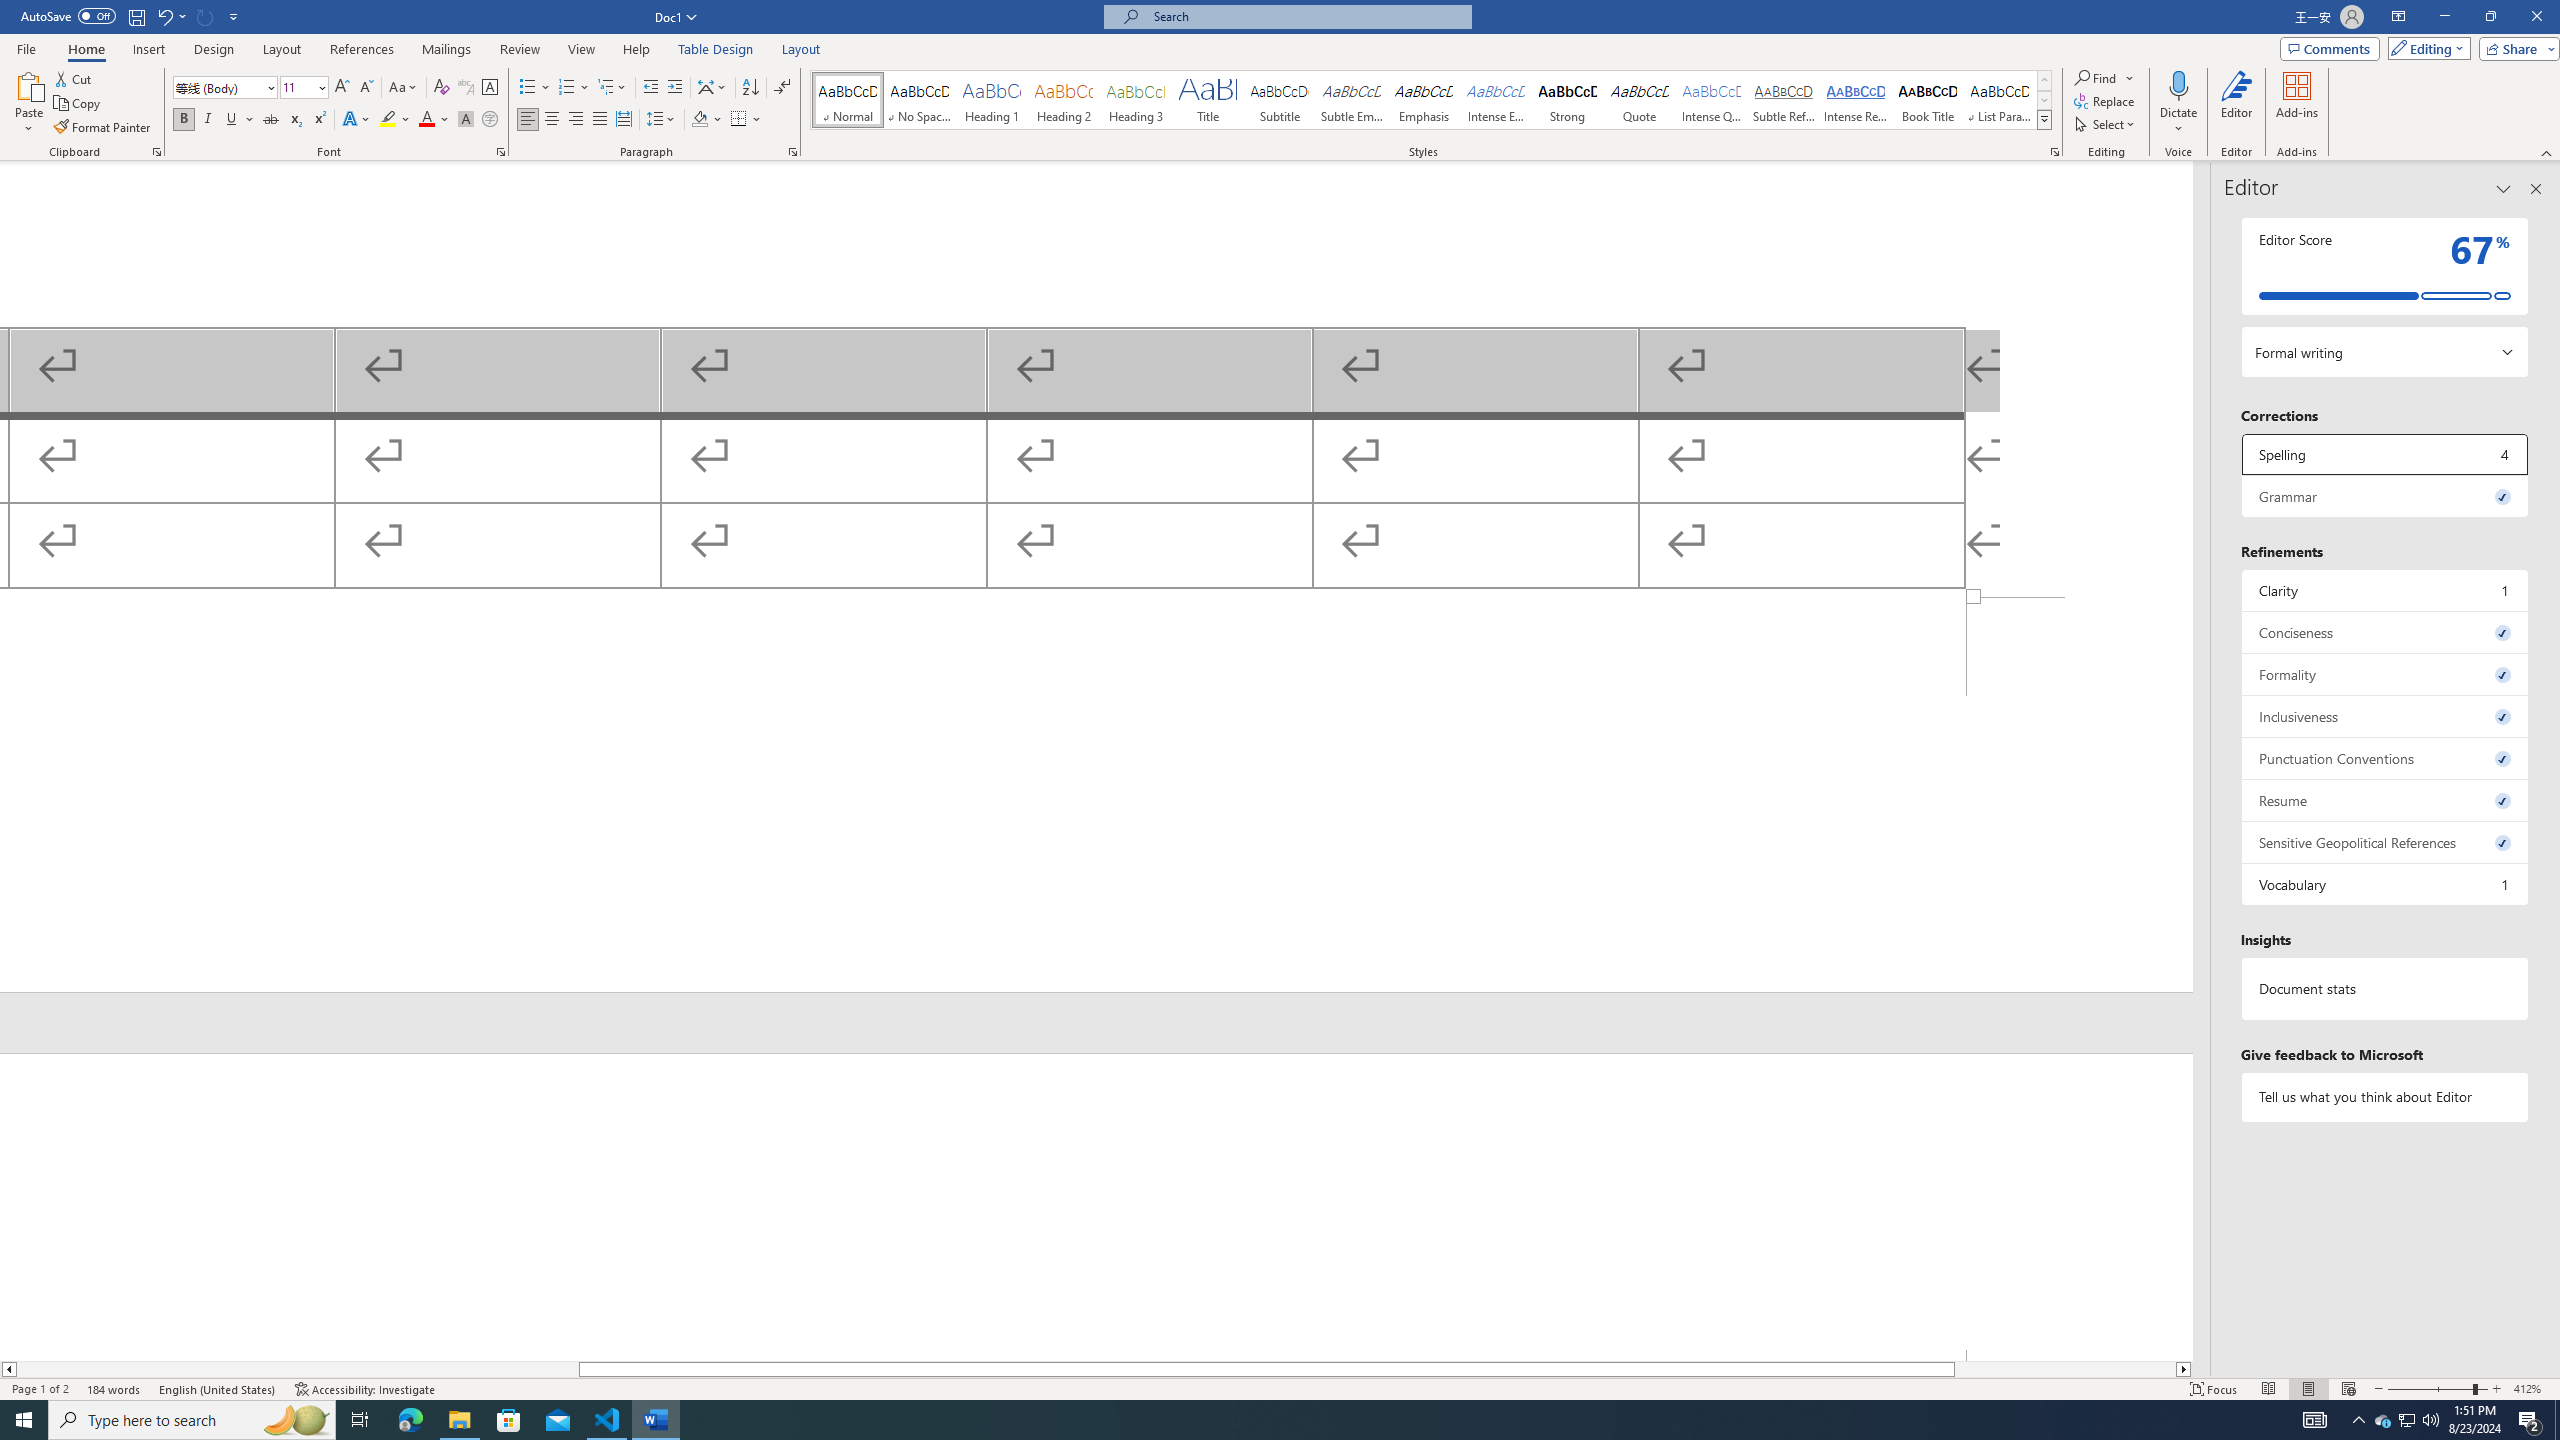 Image resolution: width=2560 pixels, height=1440 pixels. What do you see at coordinates (1568, 99) in the screenshot?
I see `'Strong'` at bounding box center [1568, 99].